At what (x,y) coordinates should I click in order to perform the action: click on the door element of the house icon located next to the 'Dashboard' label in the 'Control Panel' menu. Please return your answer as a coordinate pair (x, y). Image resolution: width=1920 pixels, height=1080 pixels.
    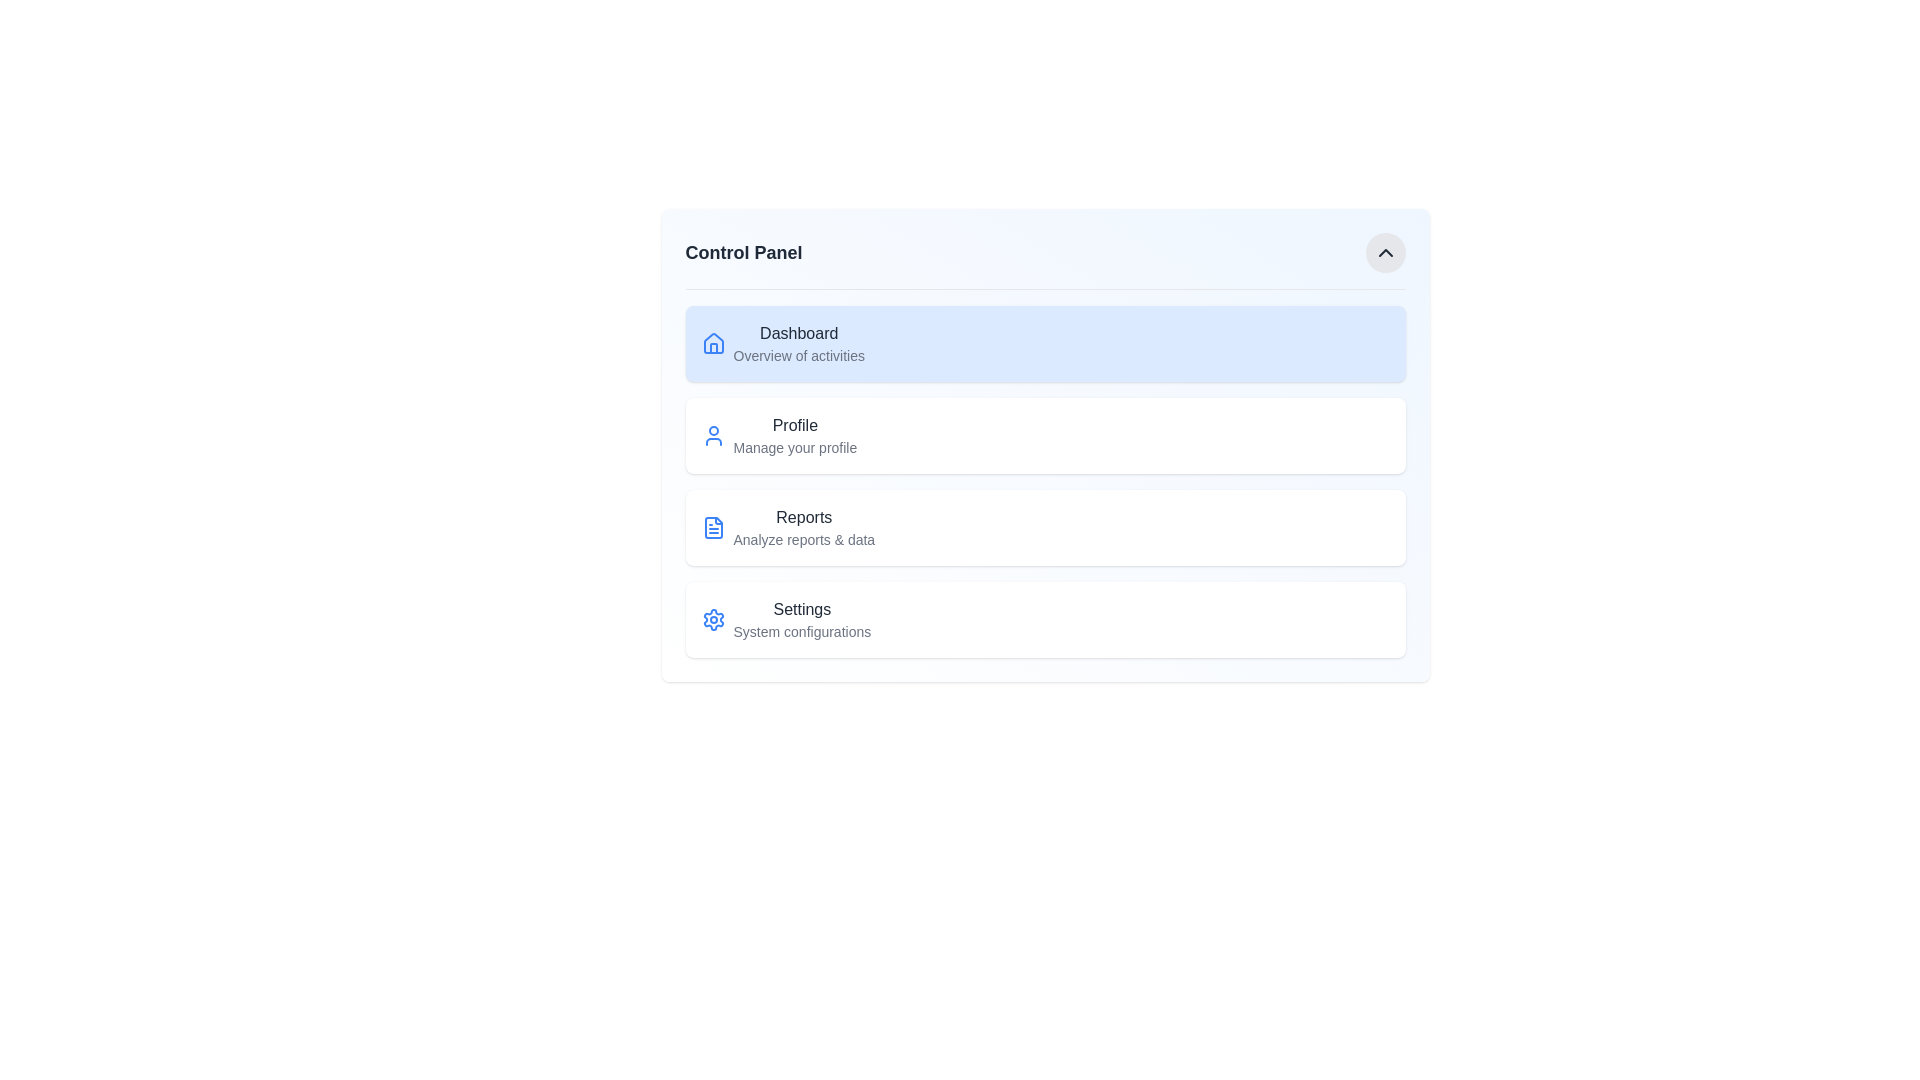
    Looking at the image, I should click on (713, 347).